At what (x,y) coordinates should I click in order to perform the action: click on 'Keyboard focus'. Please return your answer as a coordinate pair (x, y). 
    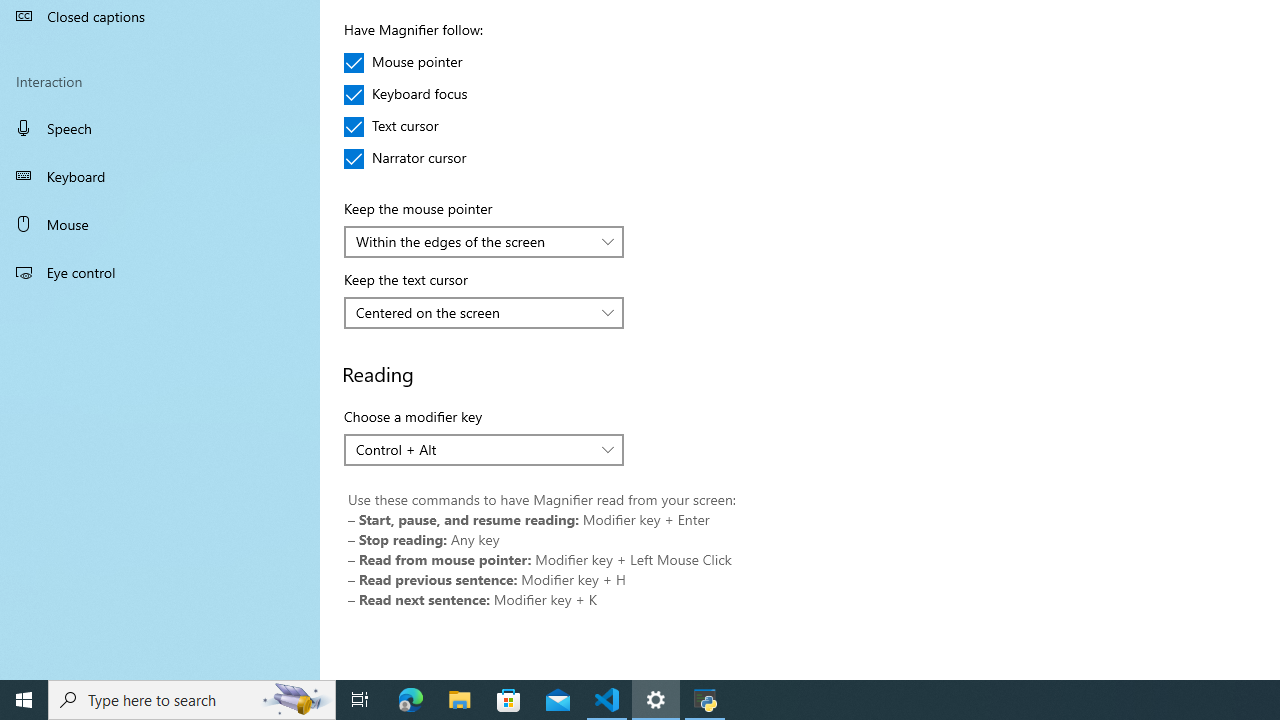
    Looking at the image, I should click on (405, 95).